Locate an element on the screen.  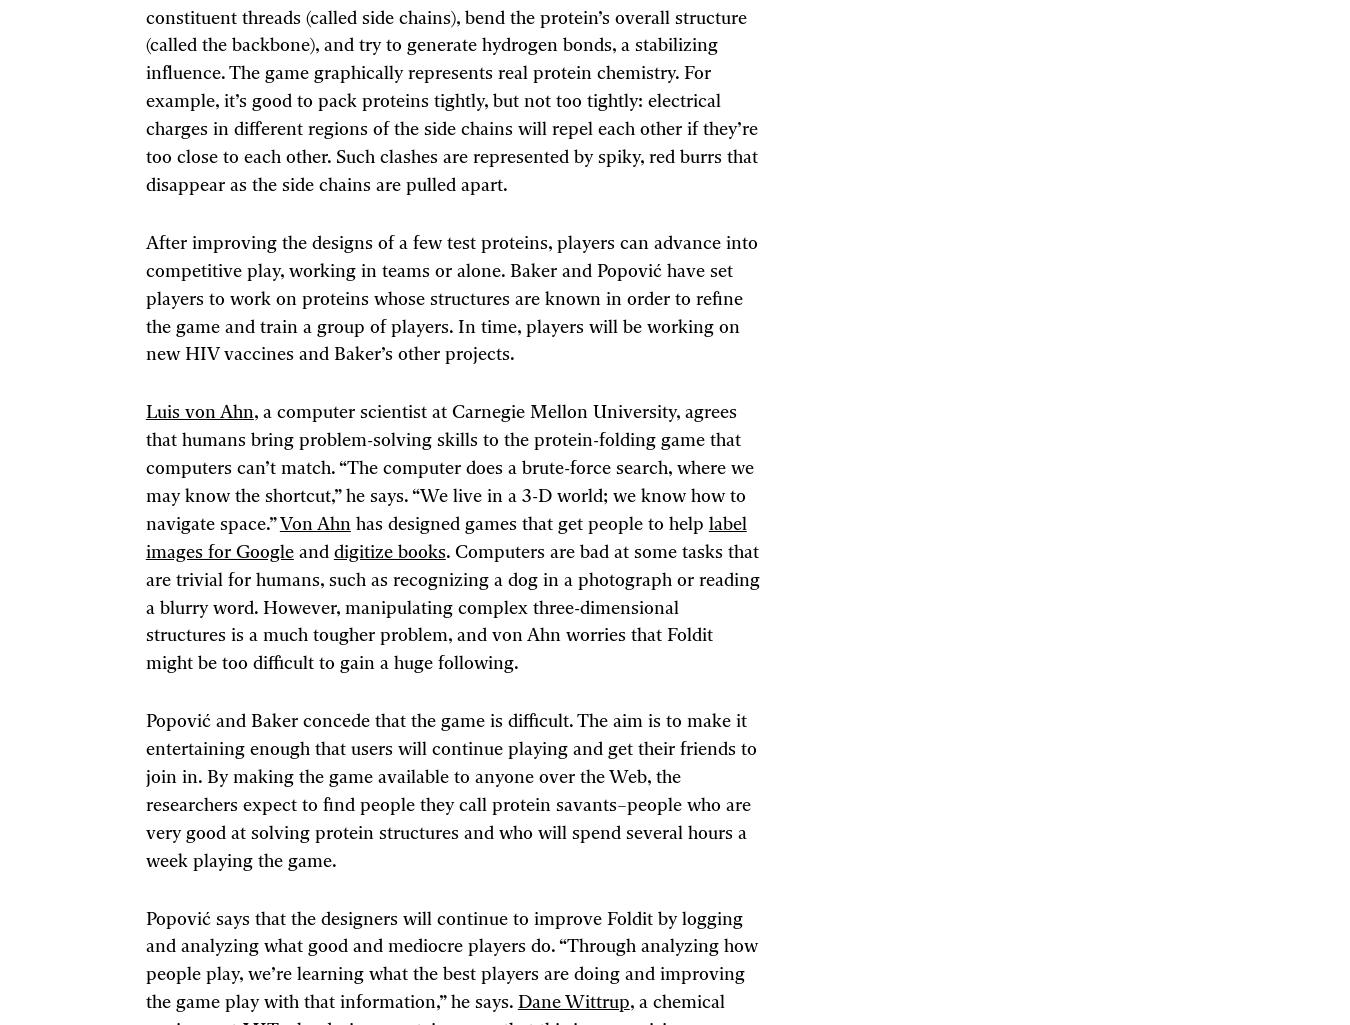
'After improving the designs of a few test proteins, players can advance into competitive play, working in teams or alone. Baker and Popović have set players to work on proteins whose structures are known in order to refine the game and train a group of players. In time, players will be working on new HIV vaccines and Baker’s other projects.' is located at coordinates (450, 299).